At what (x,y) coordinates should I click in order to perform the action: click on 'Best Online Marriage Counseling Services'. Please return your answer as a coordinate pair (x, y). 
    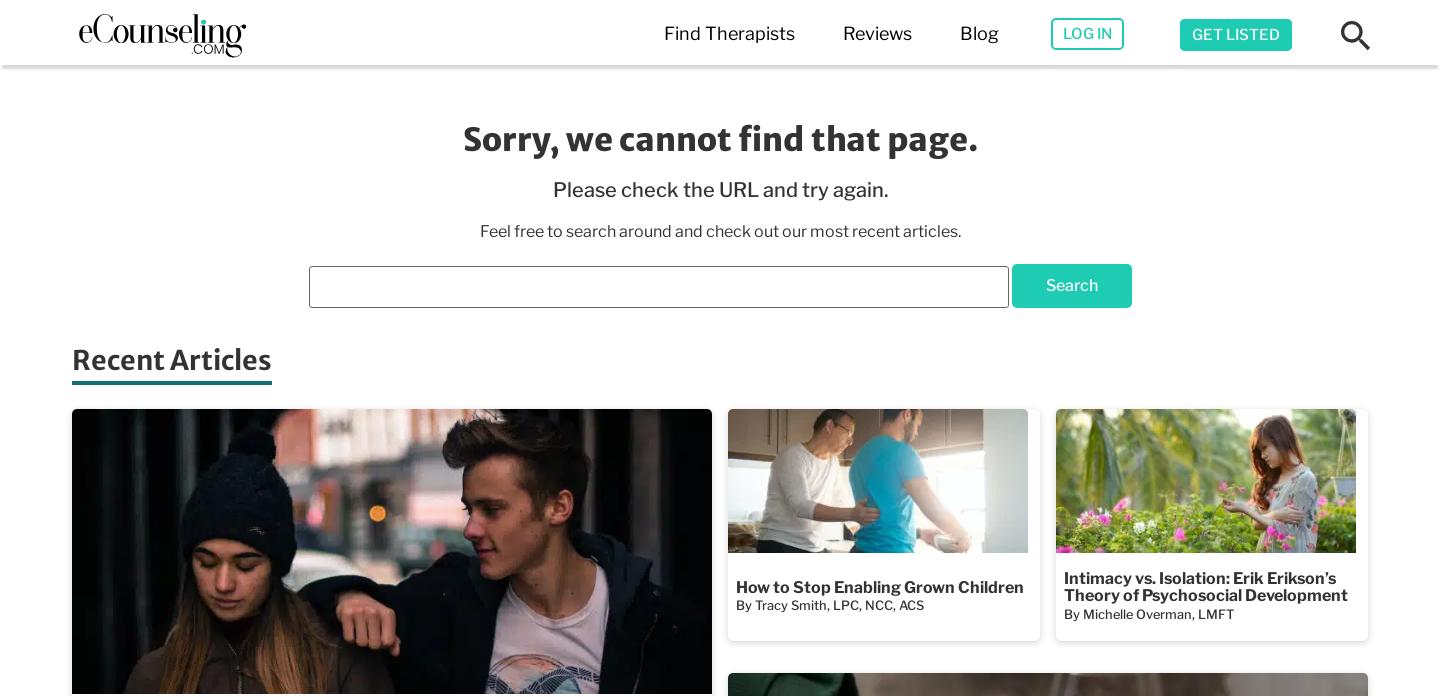
    Looking at the image, I should click on (603, 239).